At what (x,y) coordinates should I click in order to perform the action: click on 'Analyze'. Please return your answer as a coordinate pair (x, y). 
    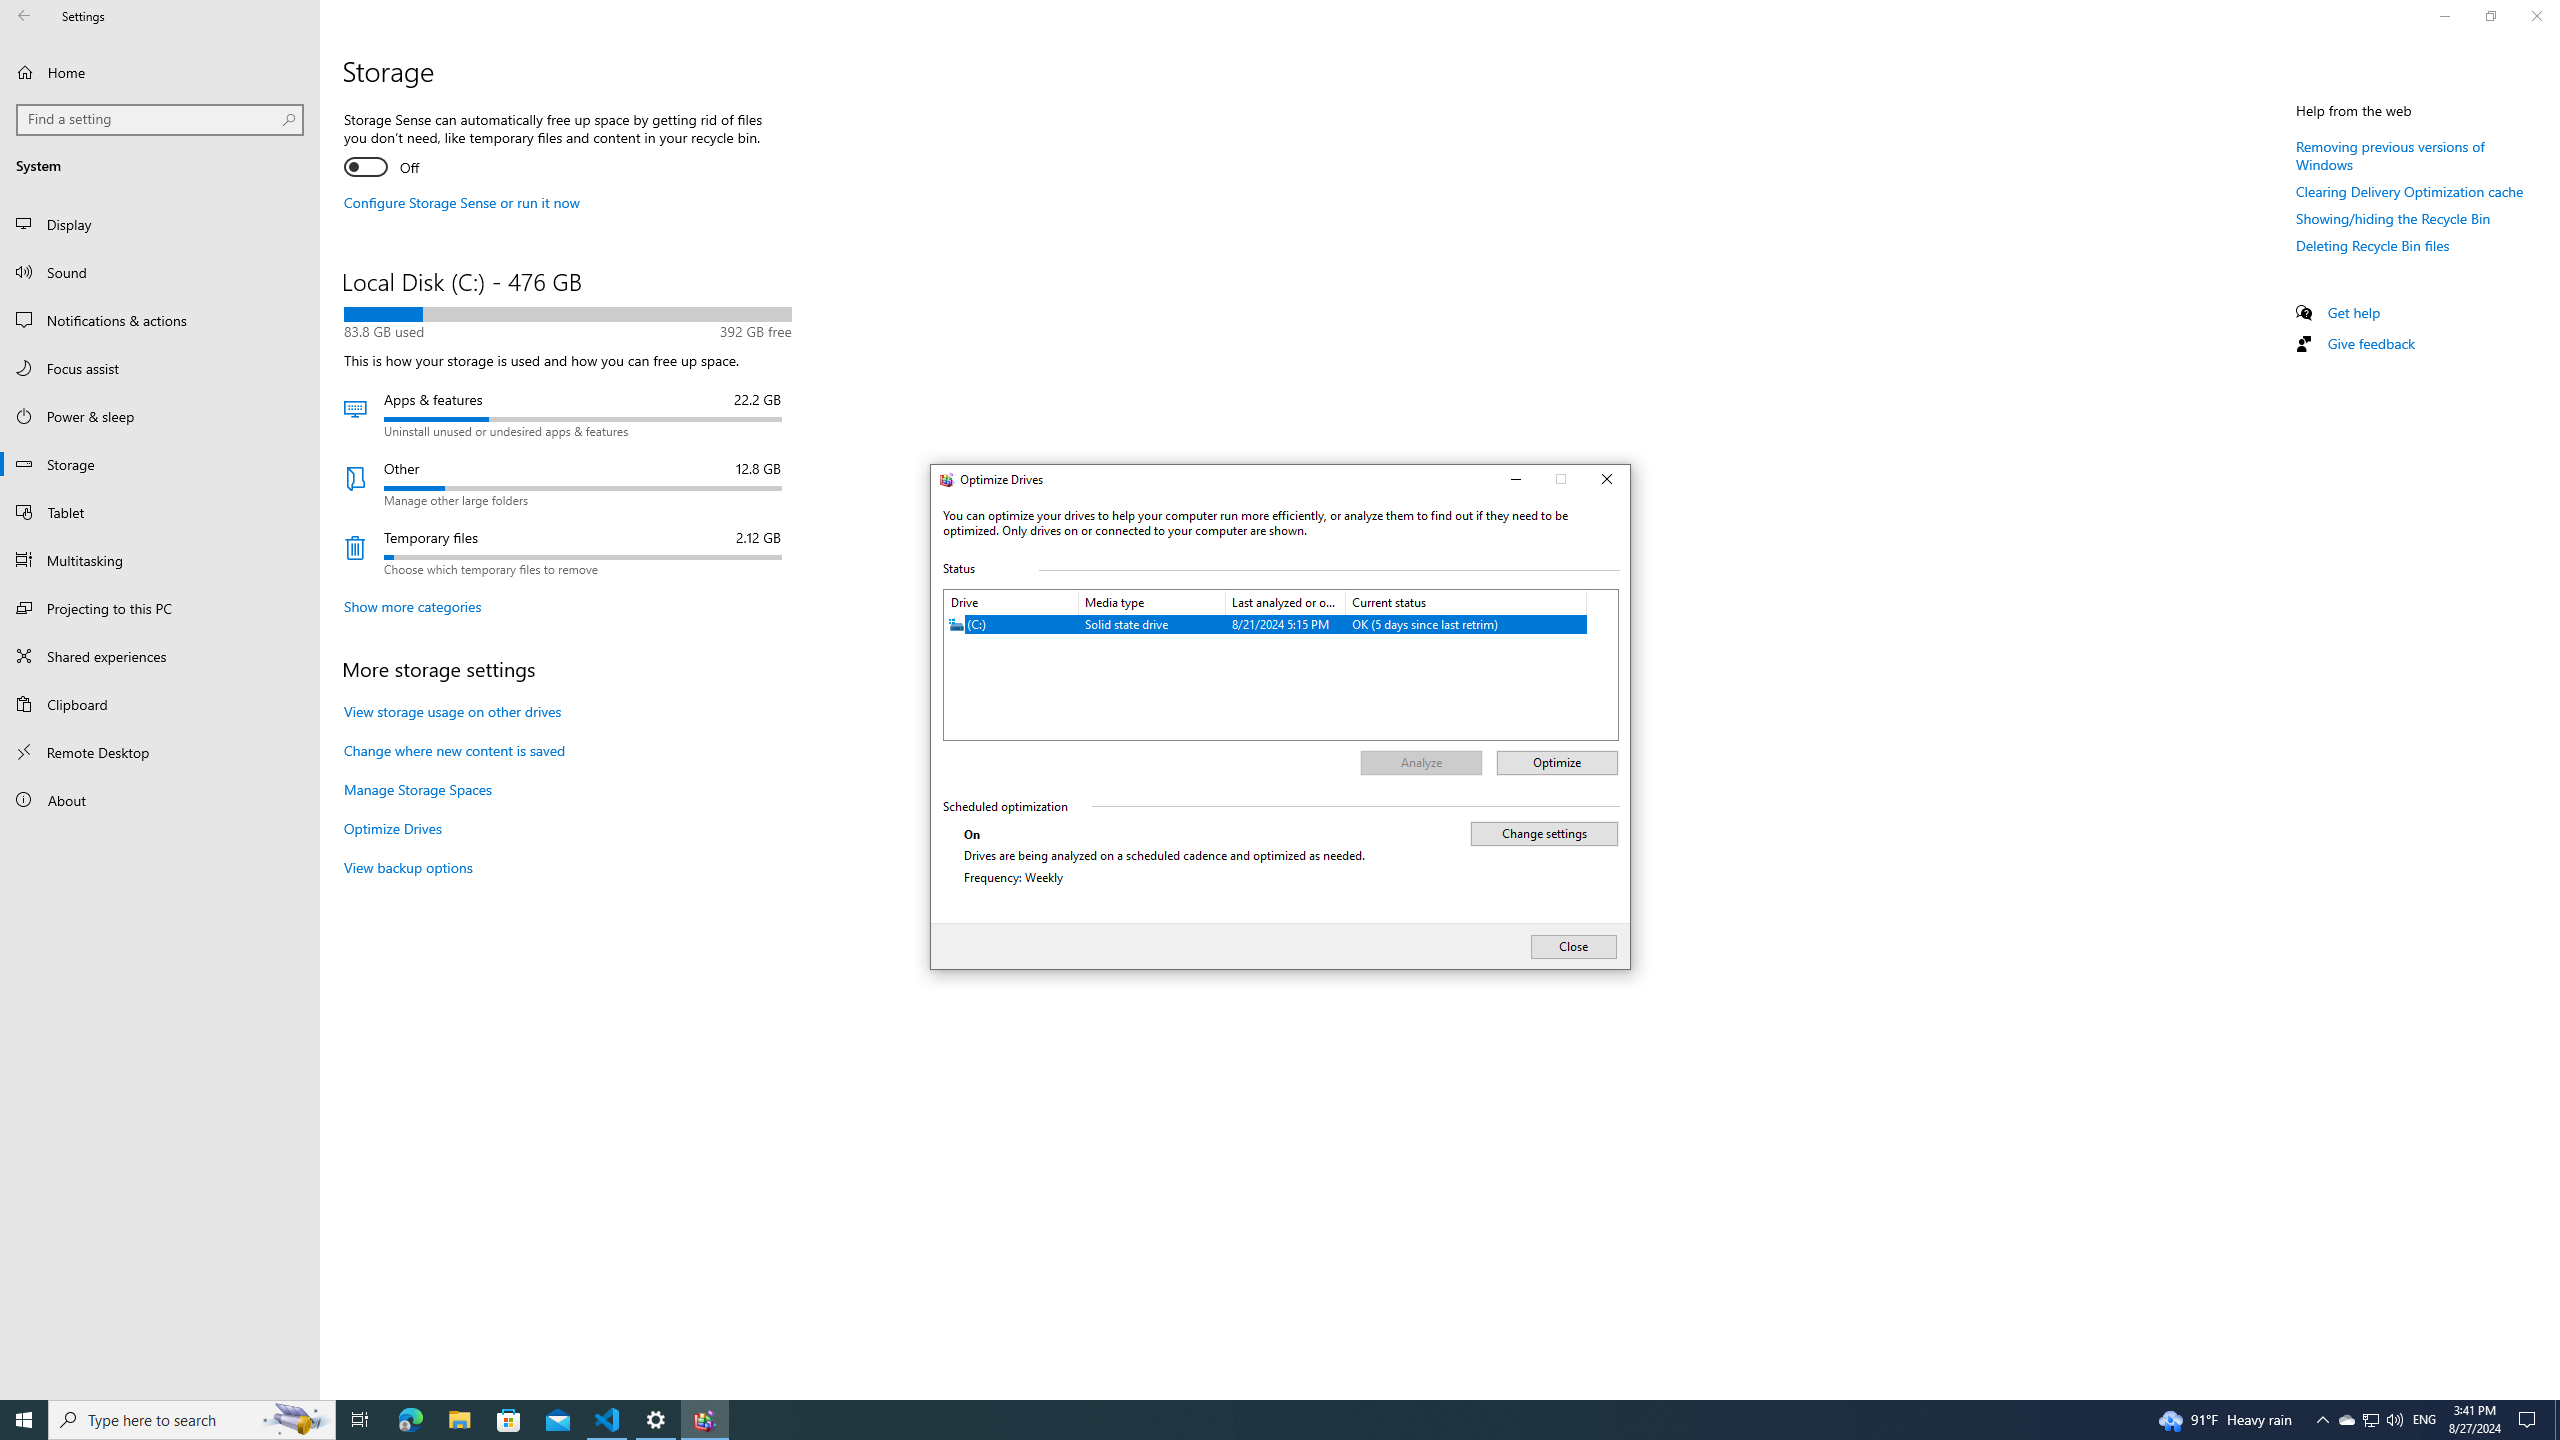
    Looking at the image, I should click on (1419, 762).